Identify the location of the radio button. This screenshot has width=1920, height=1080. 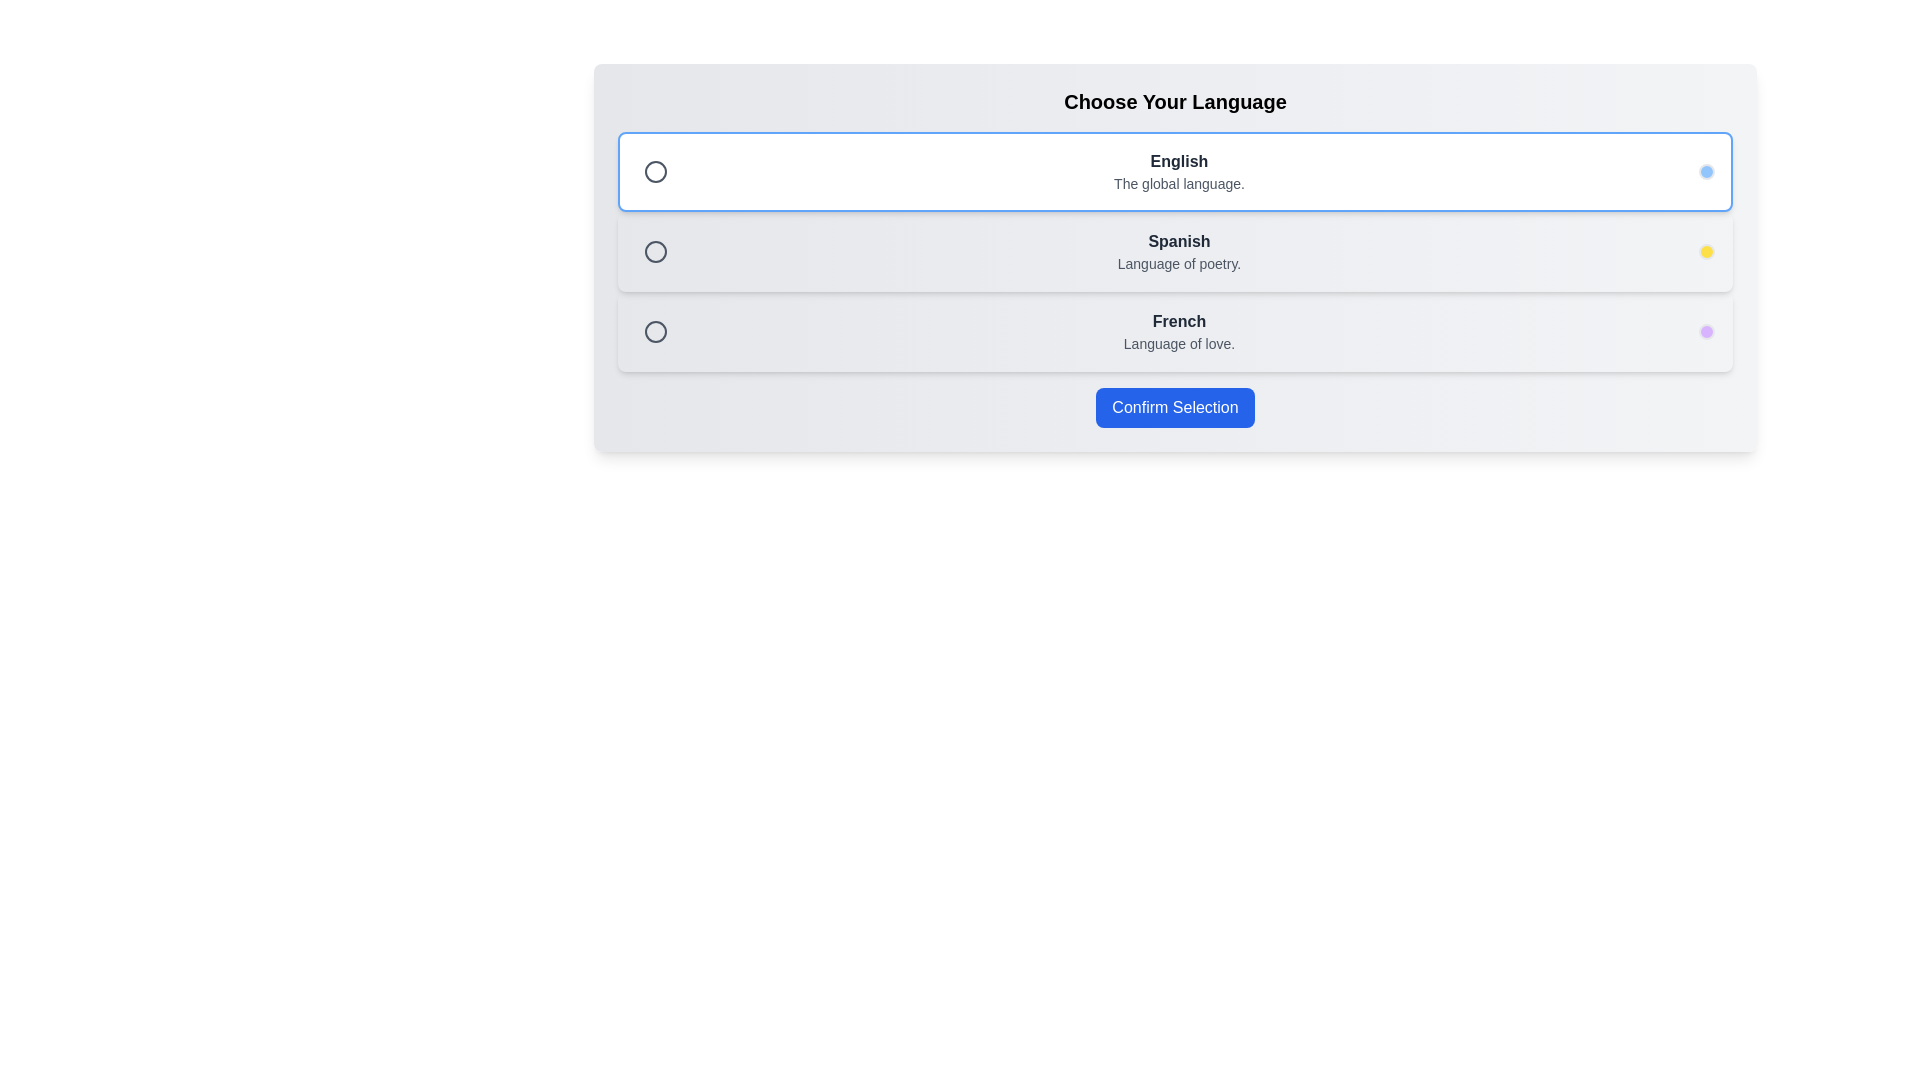
(656, 250).